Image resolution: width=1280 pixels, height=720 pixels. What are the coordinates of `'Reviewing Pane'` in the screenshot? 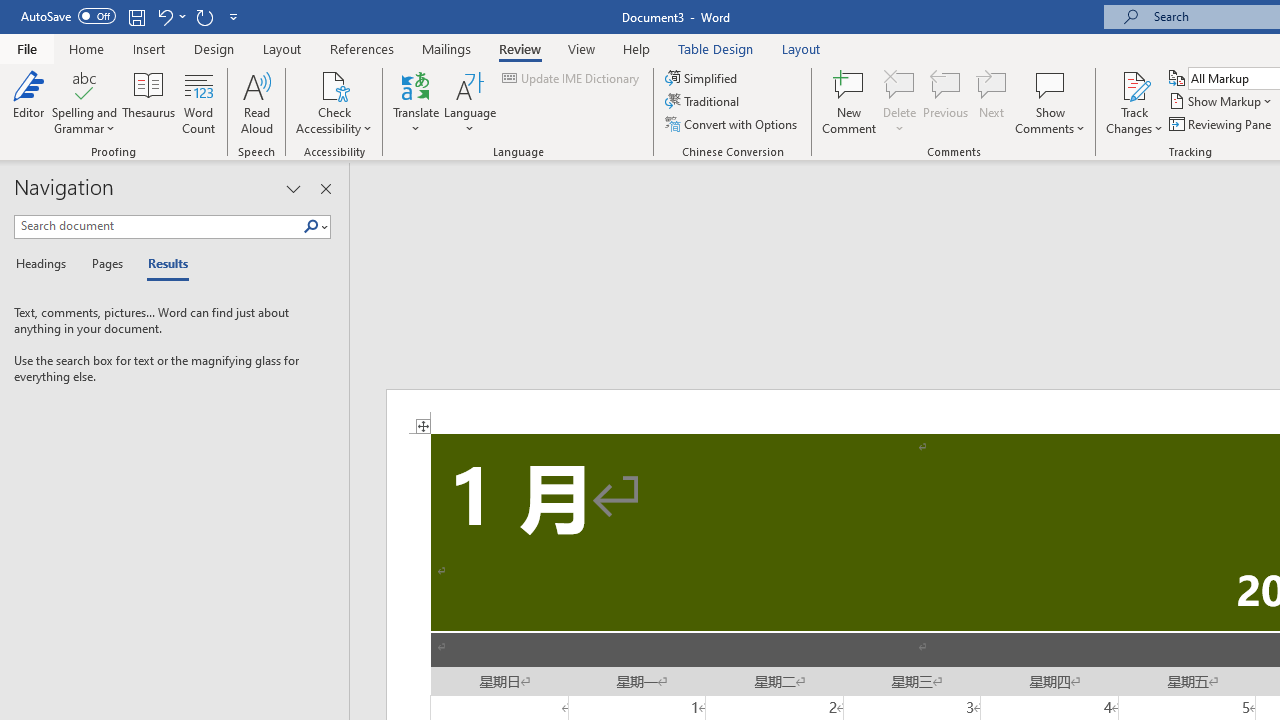 It's located at (1220, 124).